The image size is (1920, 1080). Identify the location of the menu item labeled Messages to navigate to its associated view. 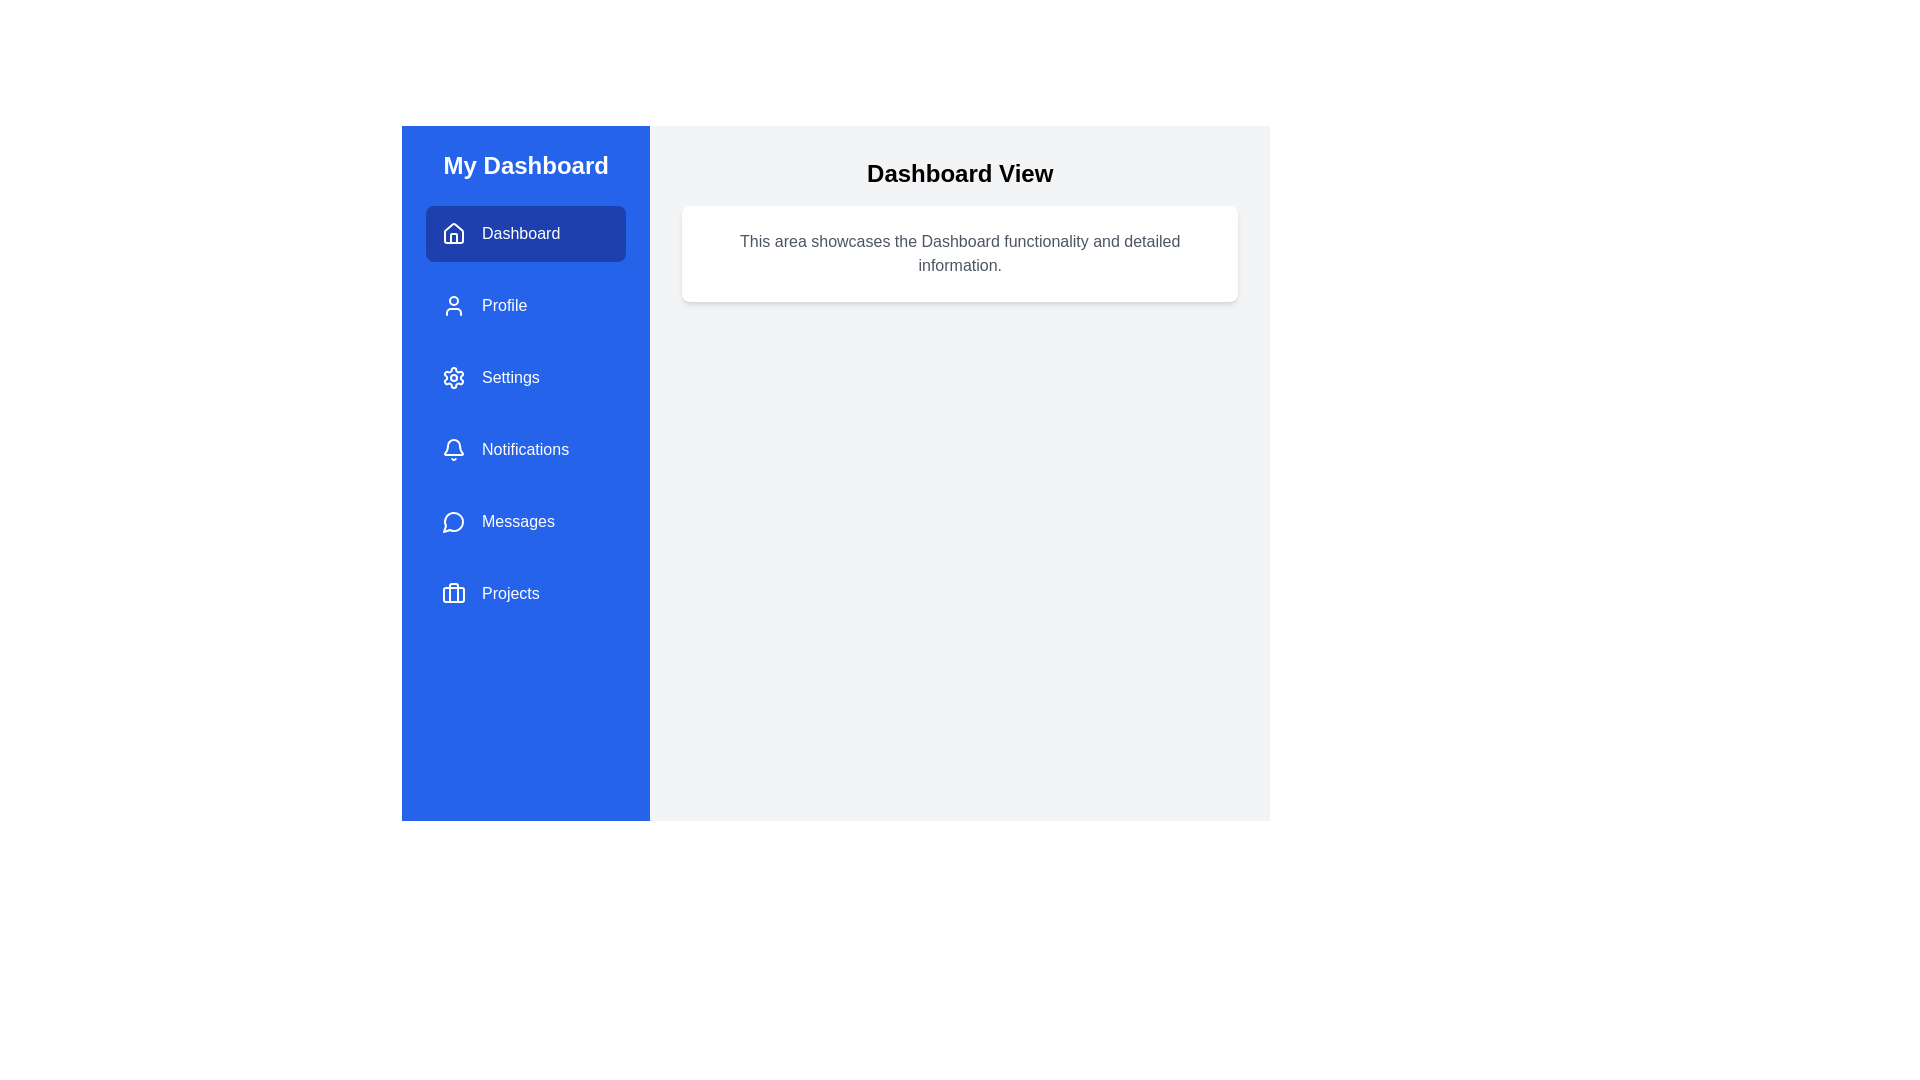
(526, 520).